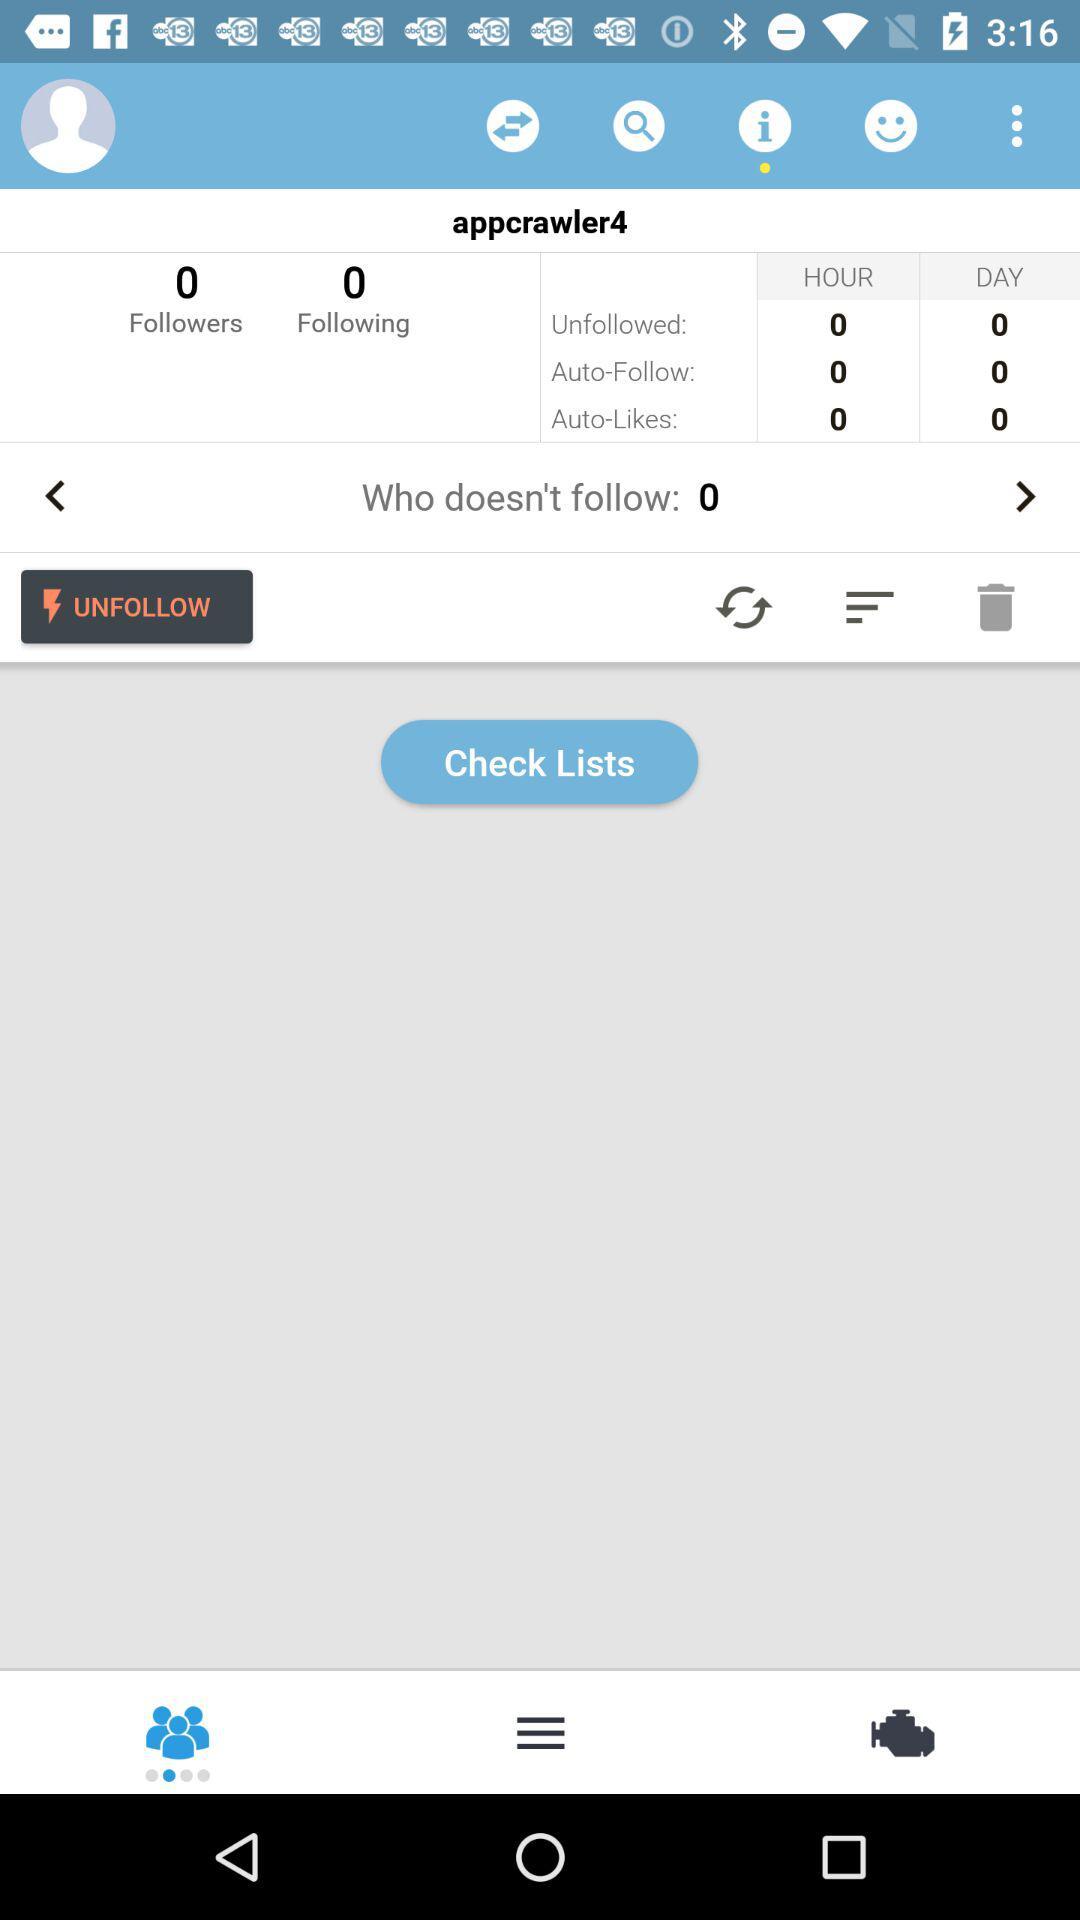  What do you see at coordinates (995, 606) in the screenshot?
I see `delete` at bounding box center [995, 606].